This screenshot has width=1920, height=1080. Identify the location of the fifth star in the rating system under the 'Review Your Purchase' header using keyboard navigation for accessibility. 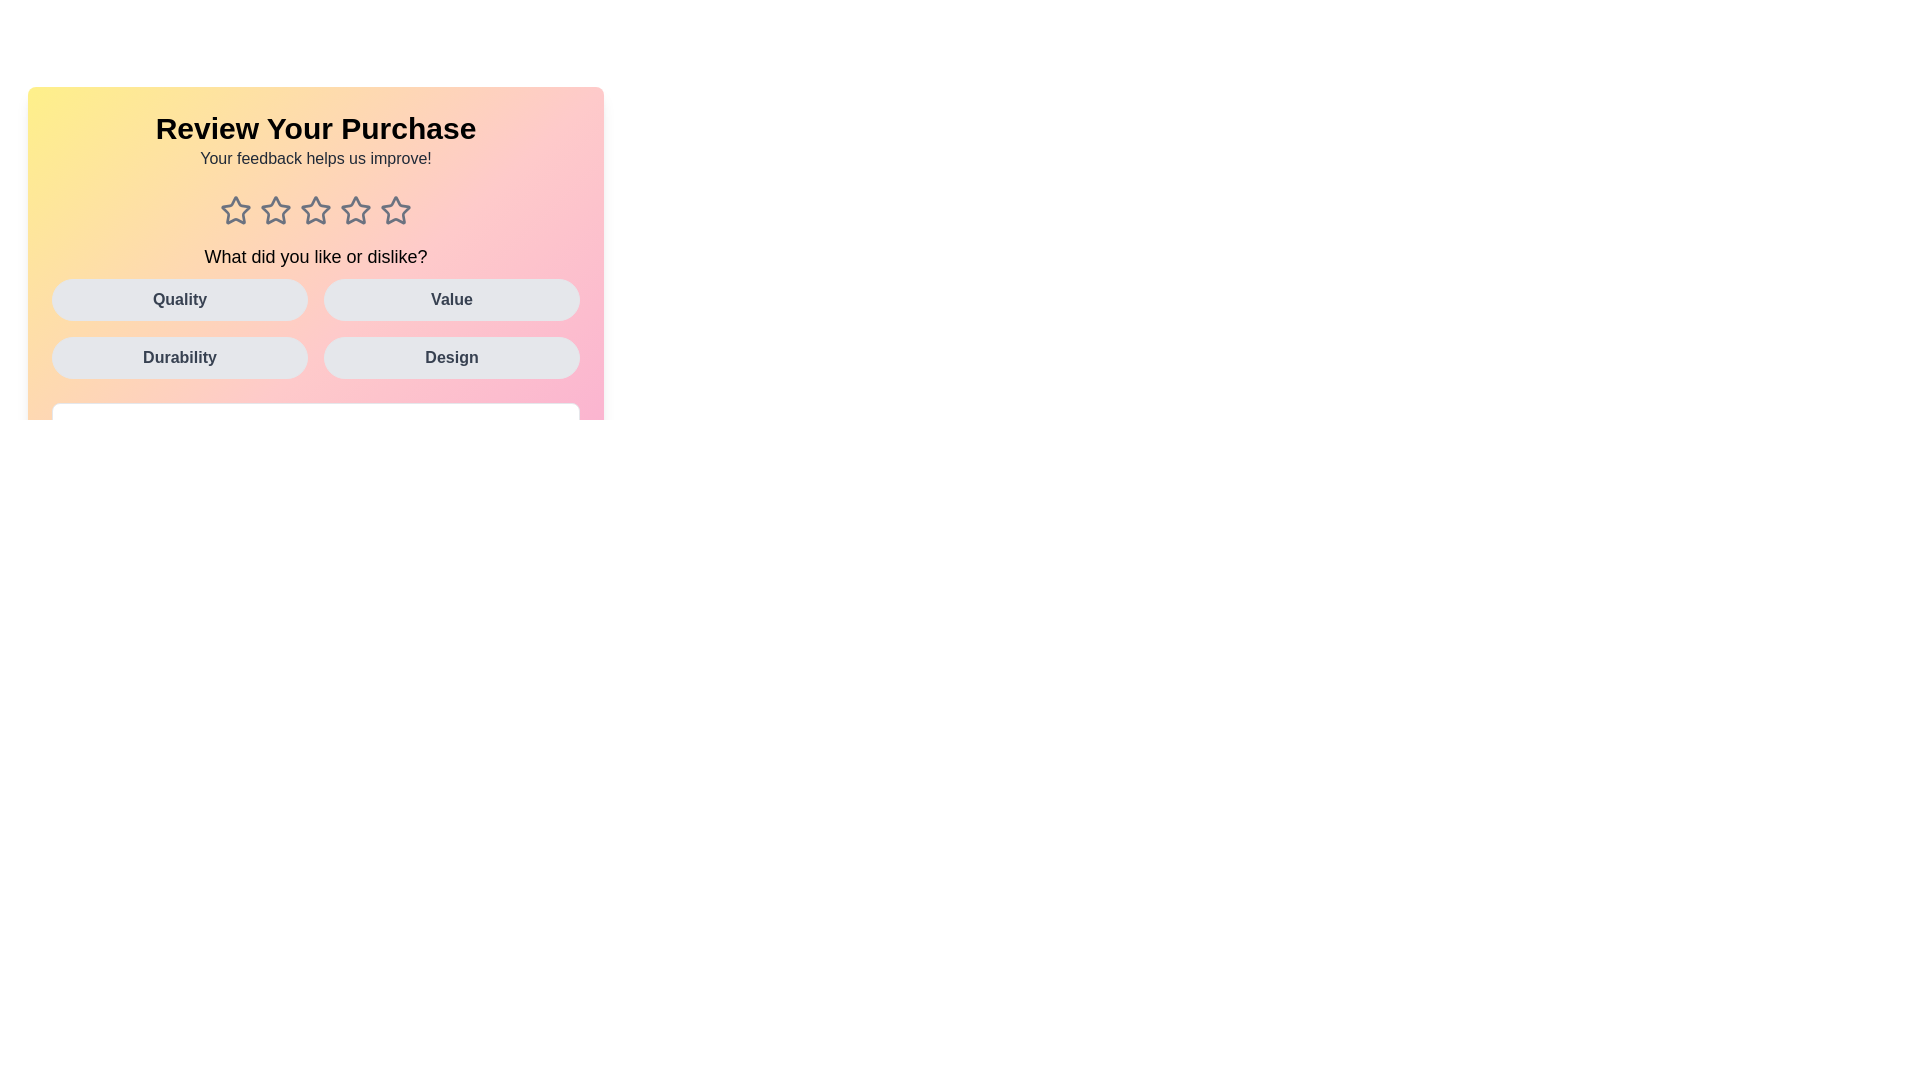
(395, 210).